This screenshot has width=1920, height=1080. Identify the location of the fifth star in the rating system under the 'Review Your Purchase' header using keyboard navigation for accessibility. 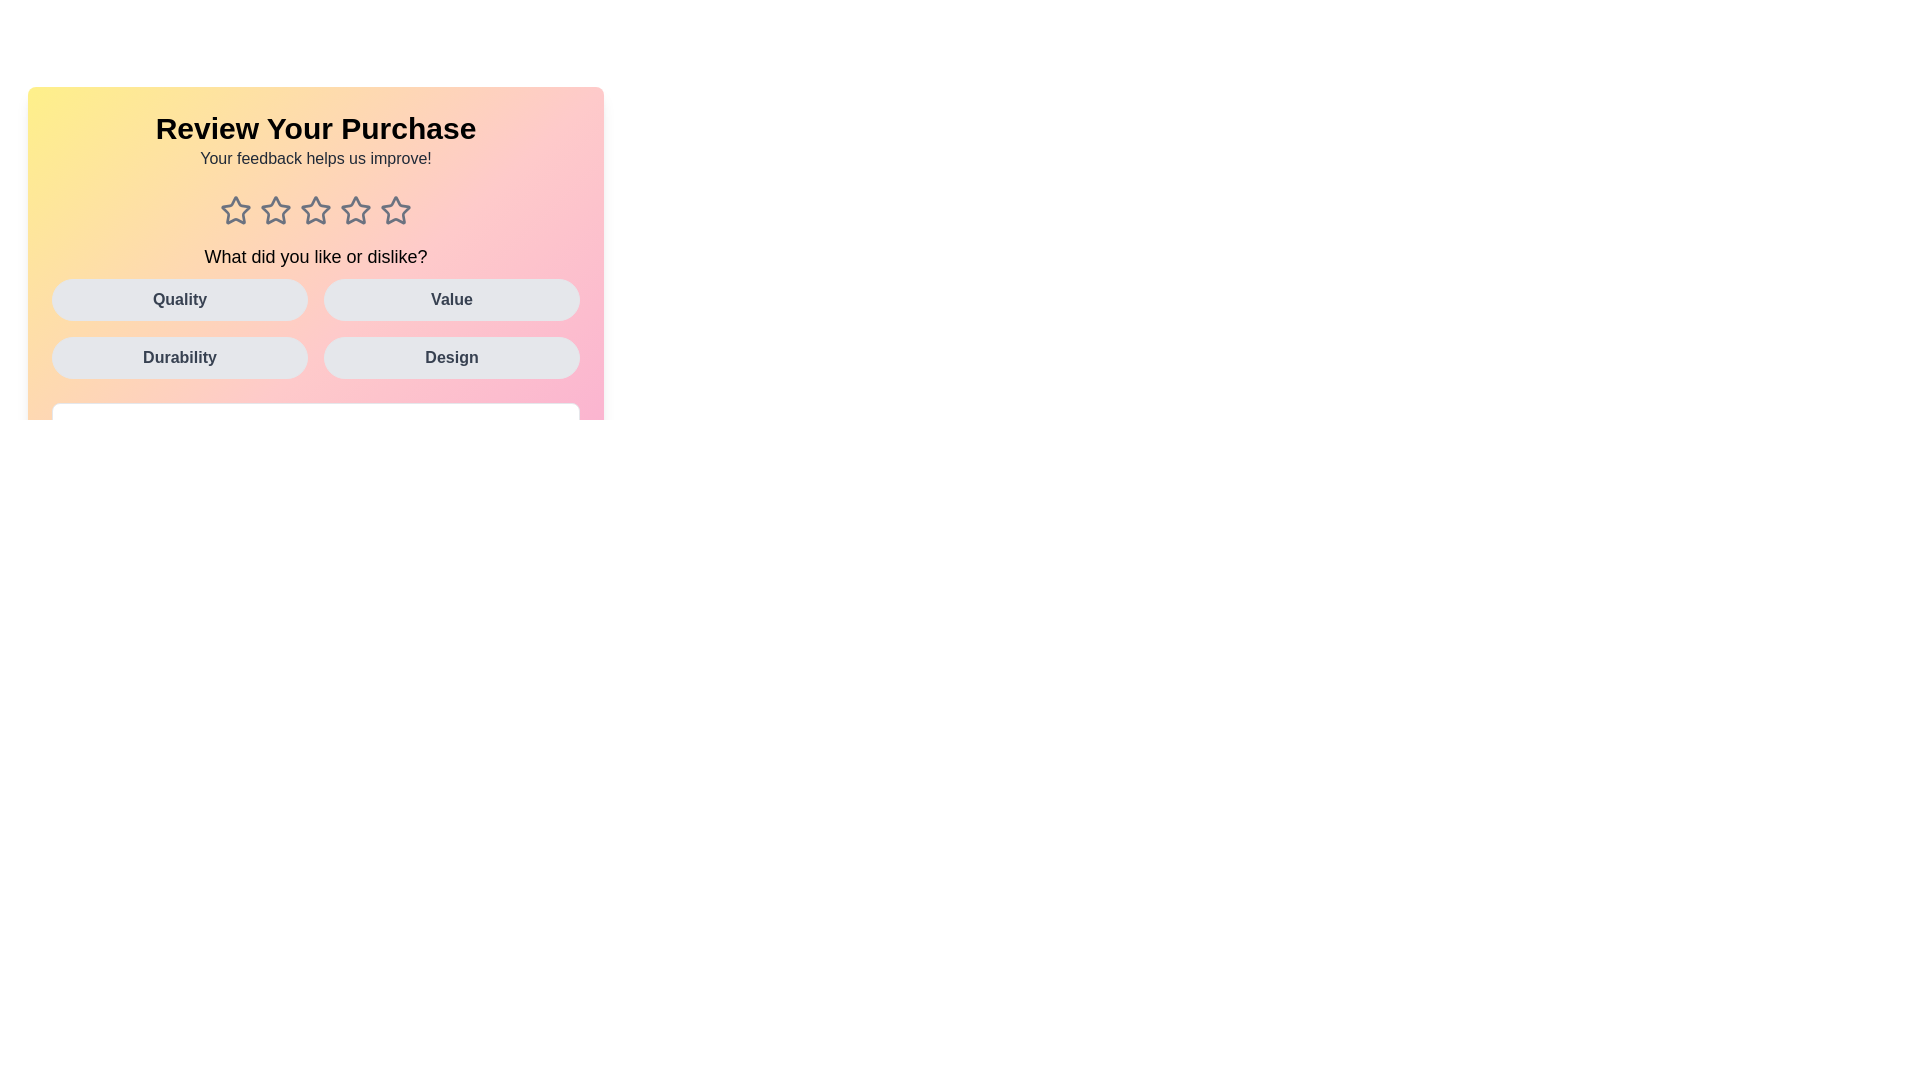
(395, 210).